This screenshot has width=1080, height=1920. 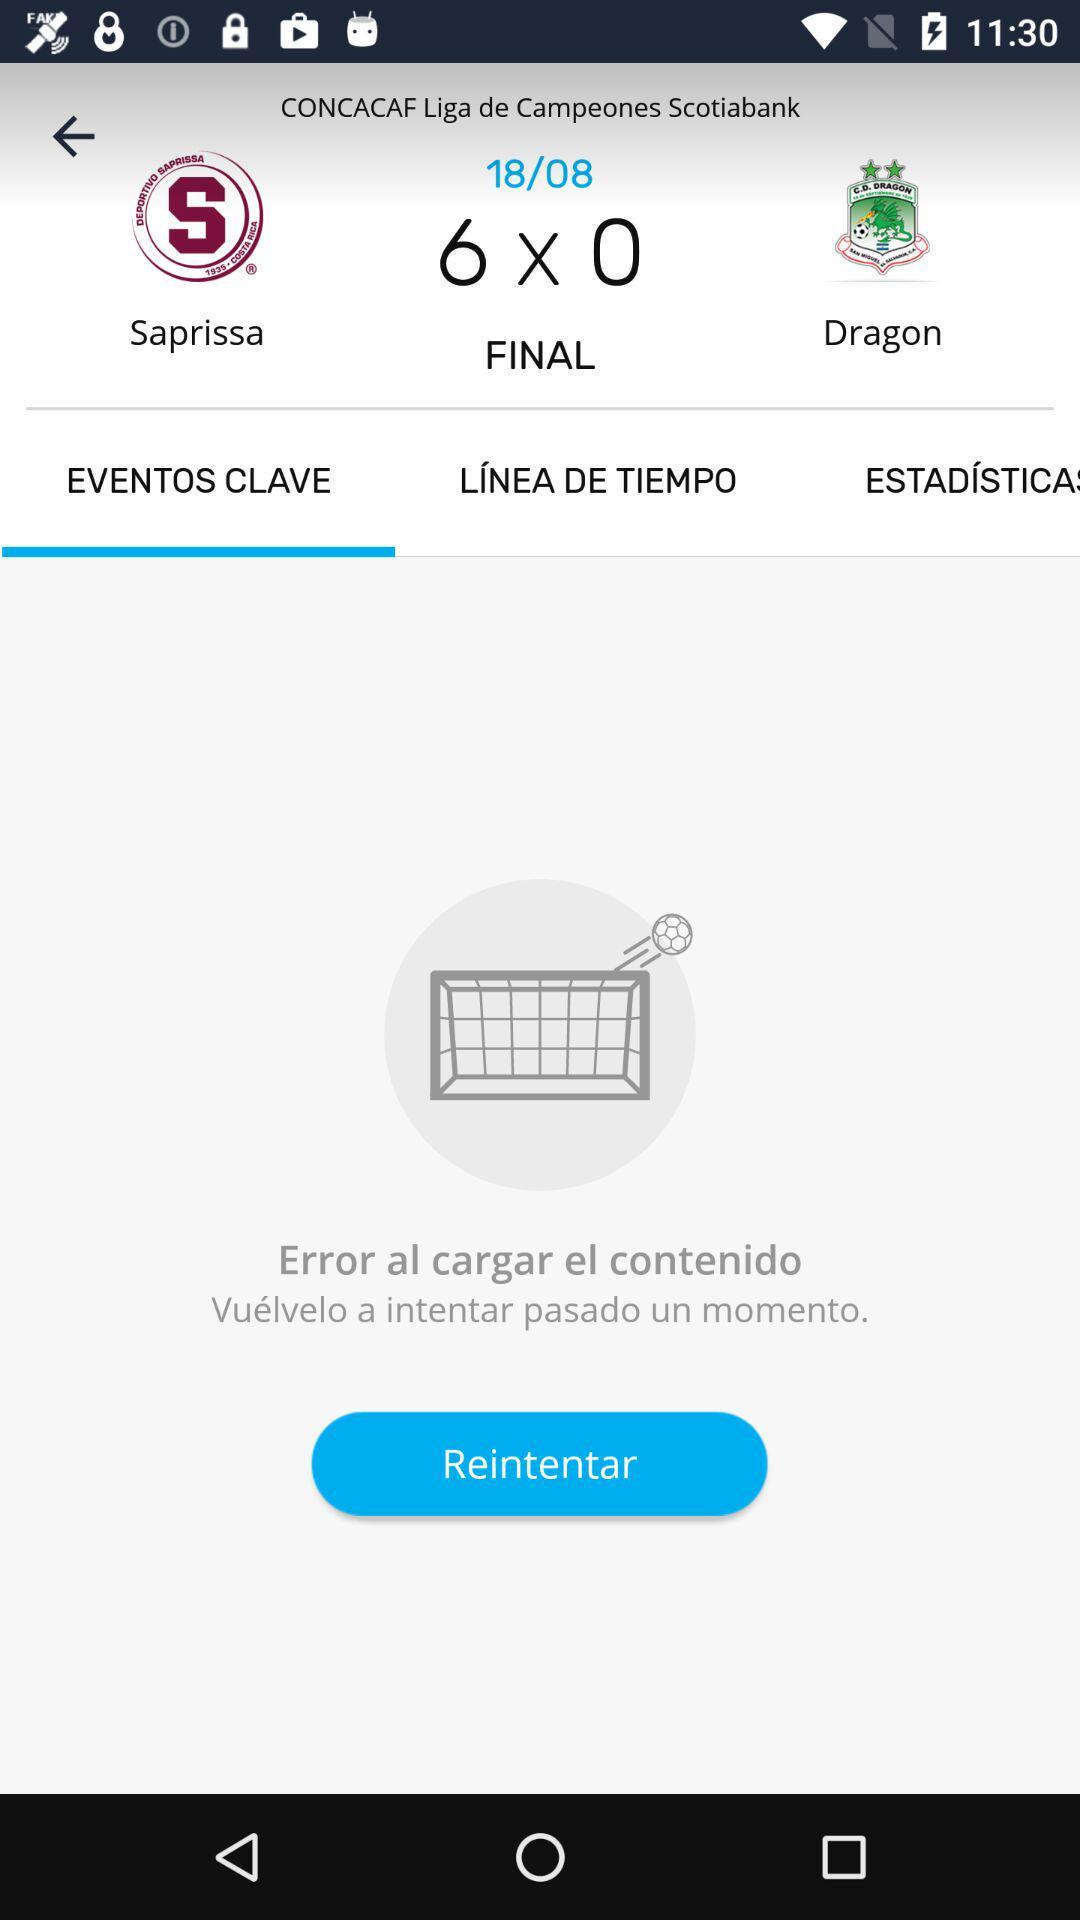 What do you see at coordinates (72, 135) in the screenshot?
I see `the icon to the left of the 18/08 item` at bounding box center [72, 135].